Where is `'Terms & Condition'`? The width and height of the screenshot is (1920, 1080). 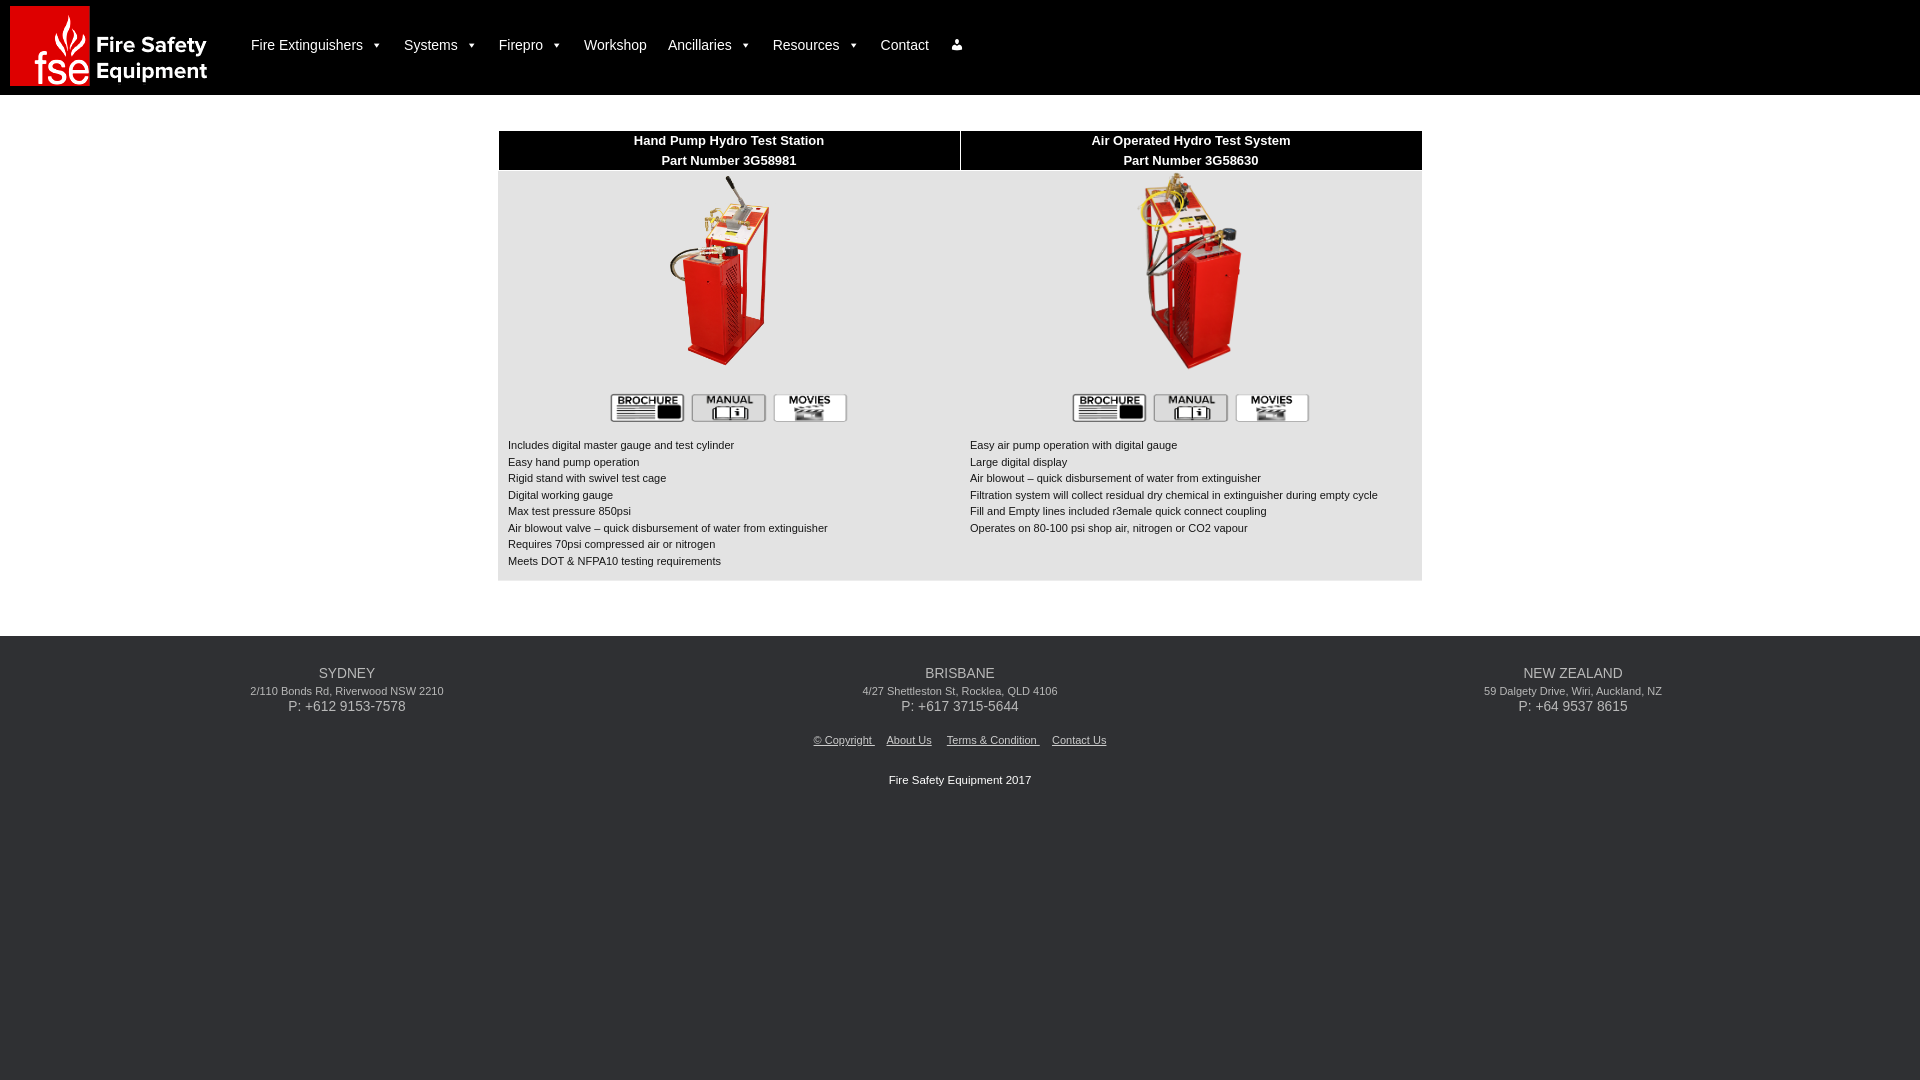 'Terms & Condition' is located at coordinates (993, 740).